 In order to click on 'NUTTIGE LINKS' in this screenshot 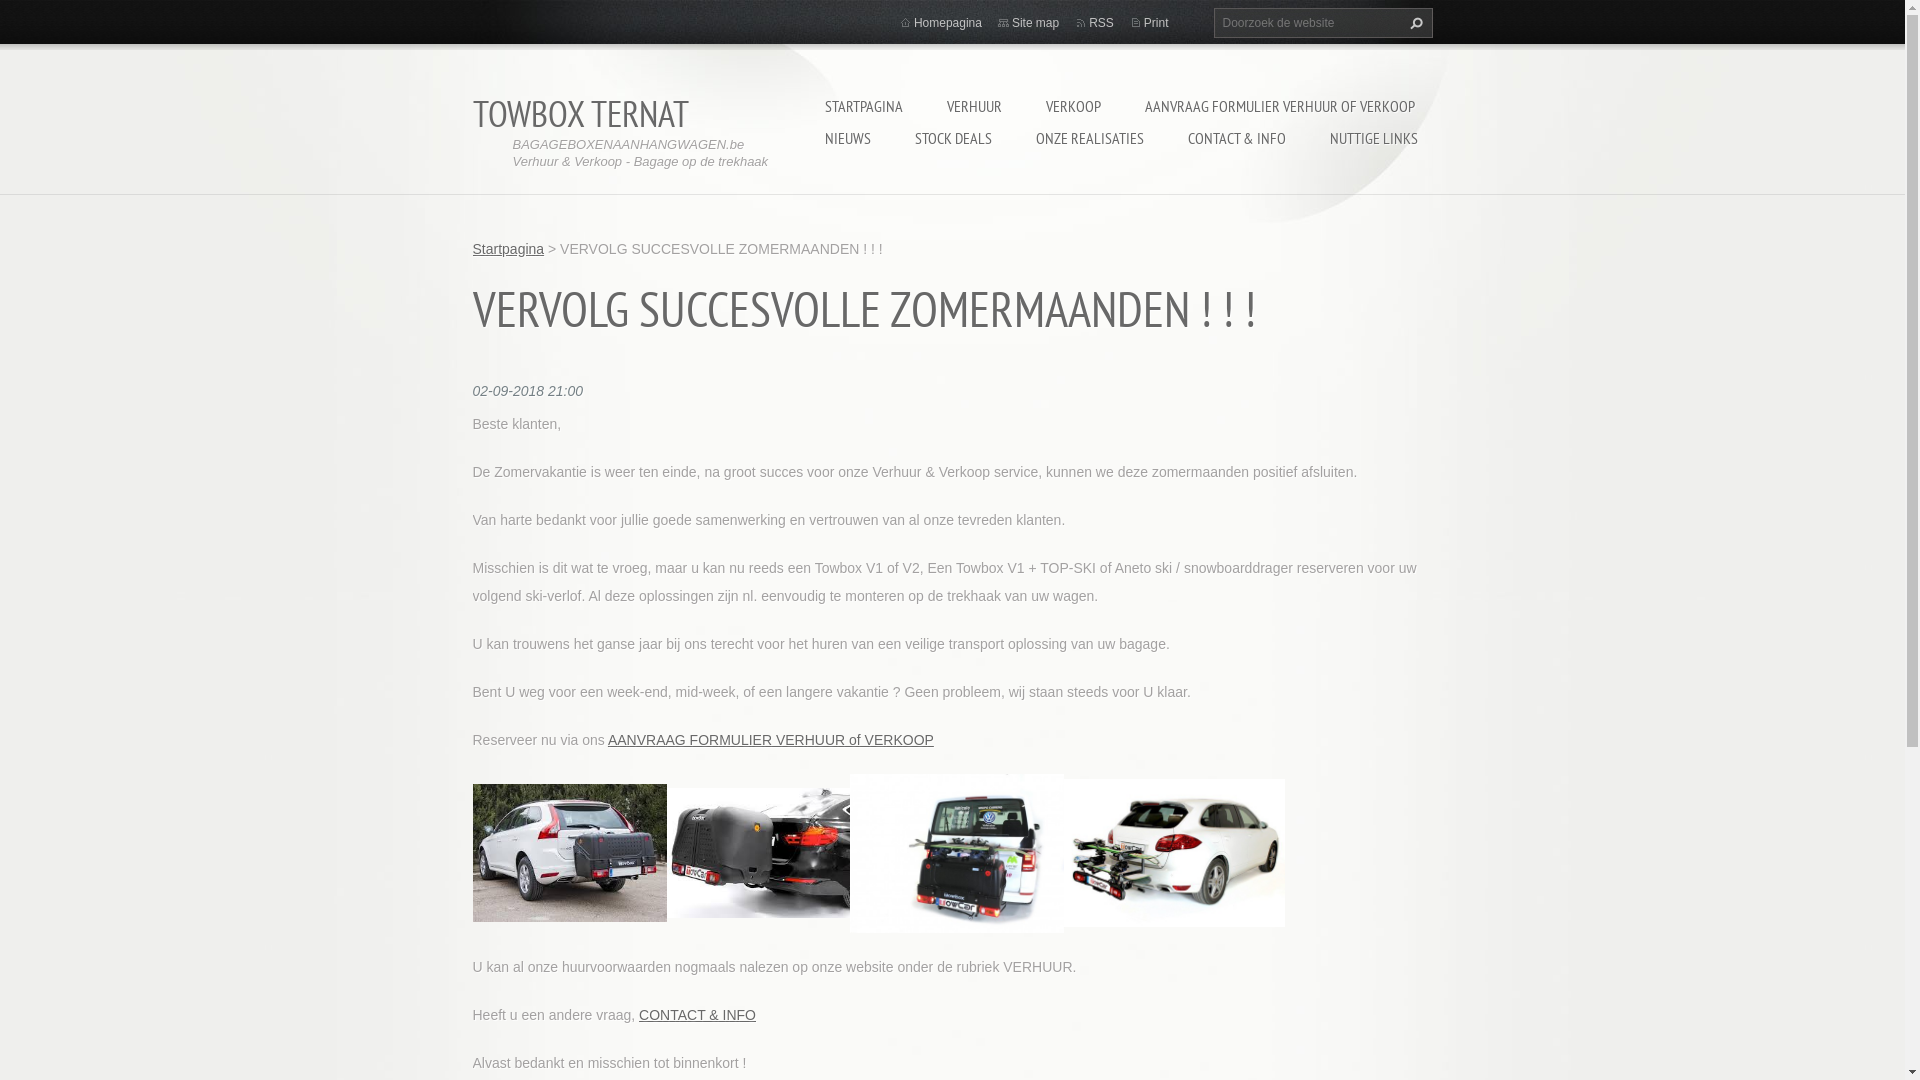, I will do `click(1318, 137)`.